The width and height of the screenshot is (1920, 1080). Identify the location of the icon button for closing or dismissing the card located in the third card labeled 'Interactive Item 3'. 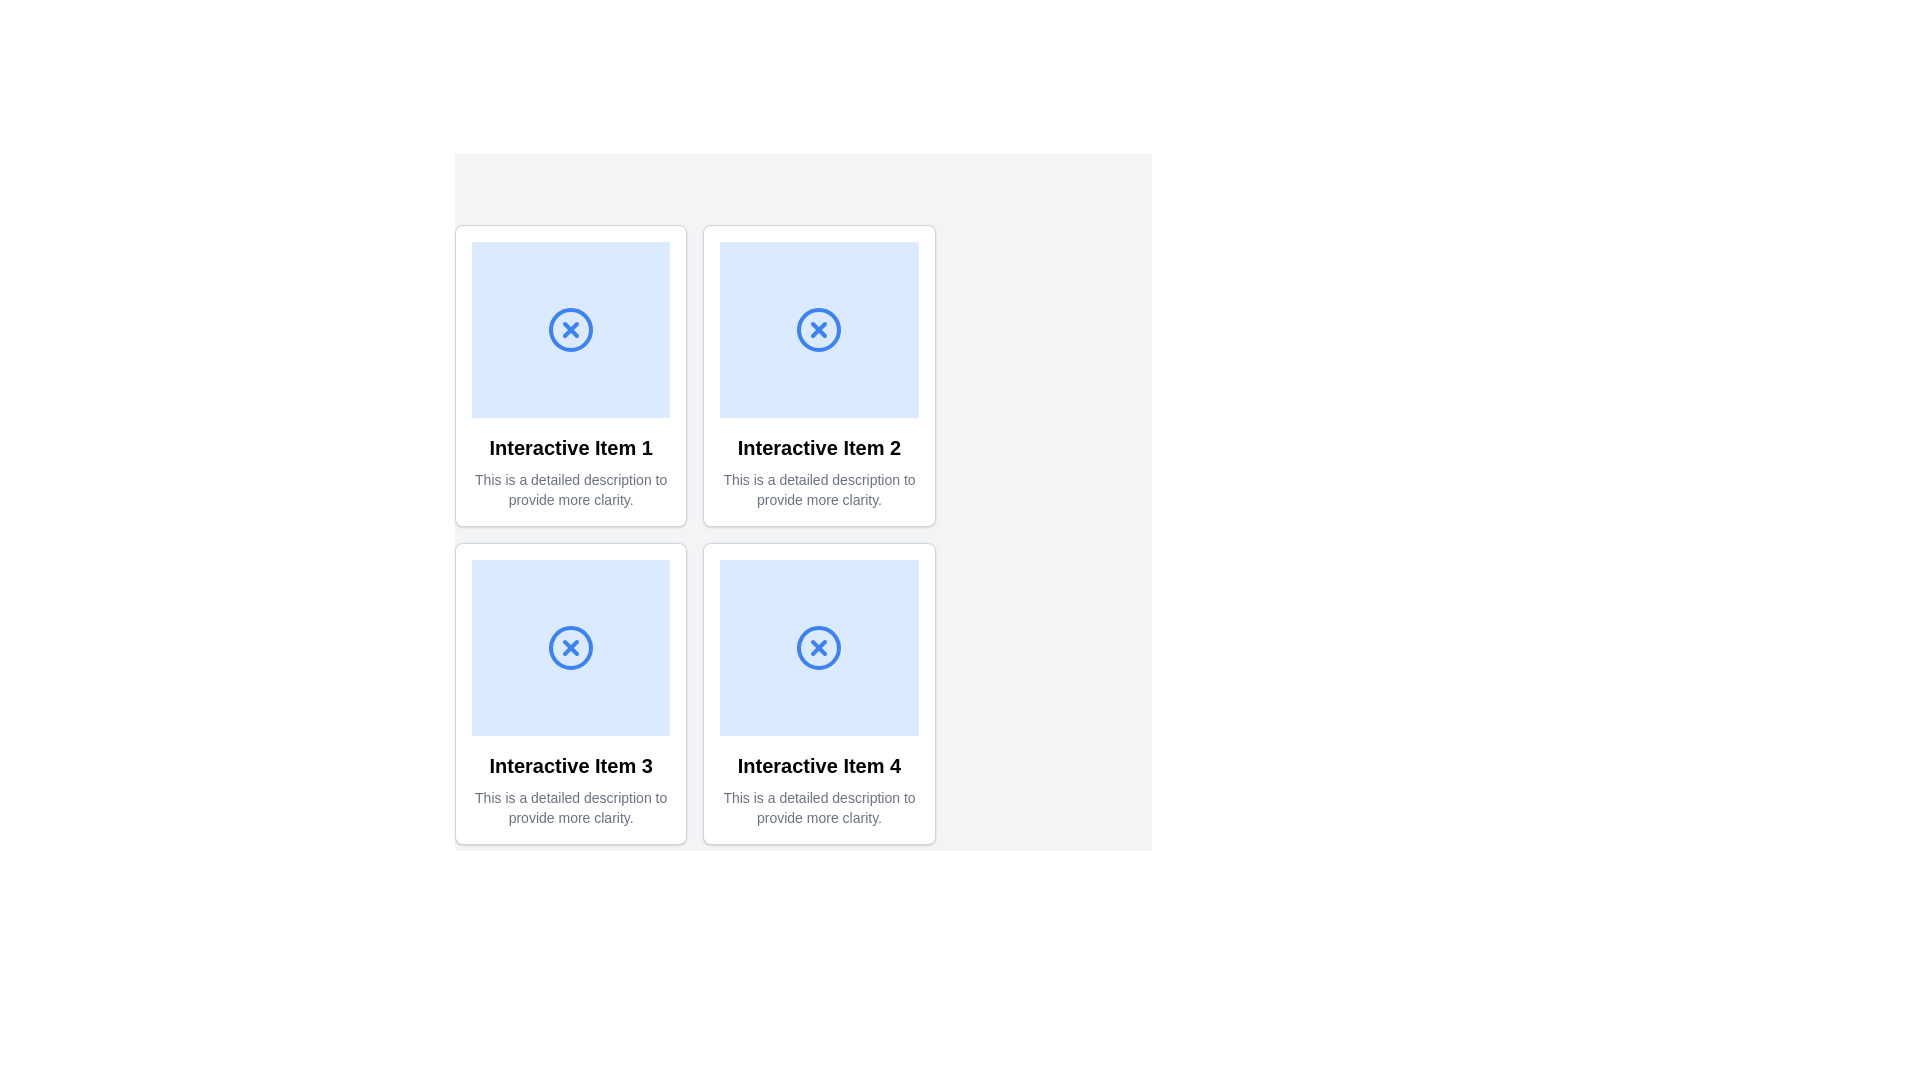
(570, 648).